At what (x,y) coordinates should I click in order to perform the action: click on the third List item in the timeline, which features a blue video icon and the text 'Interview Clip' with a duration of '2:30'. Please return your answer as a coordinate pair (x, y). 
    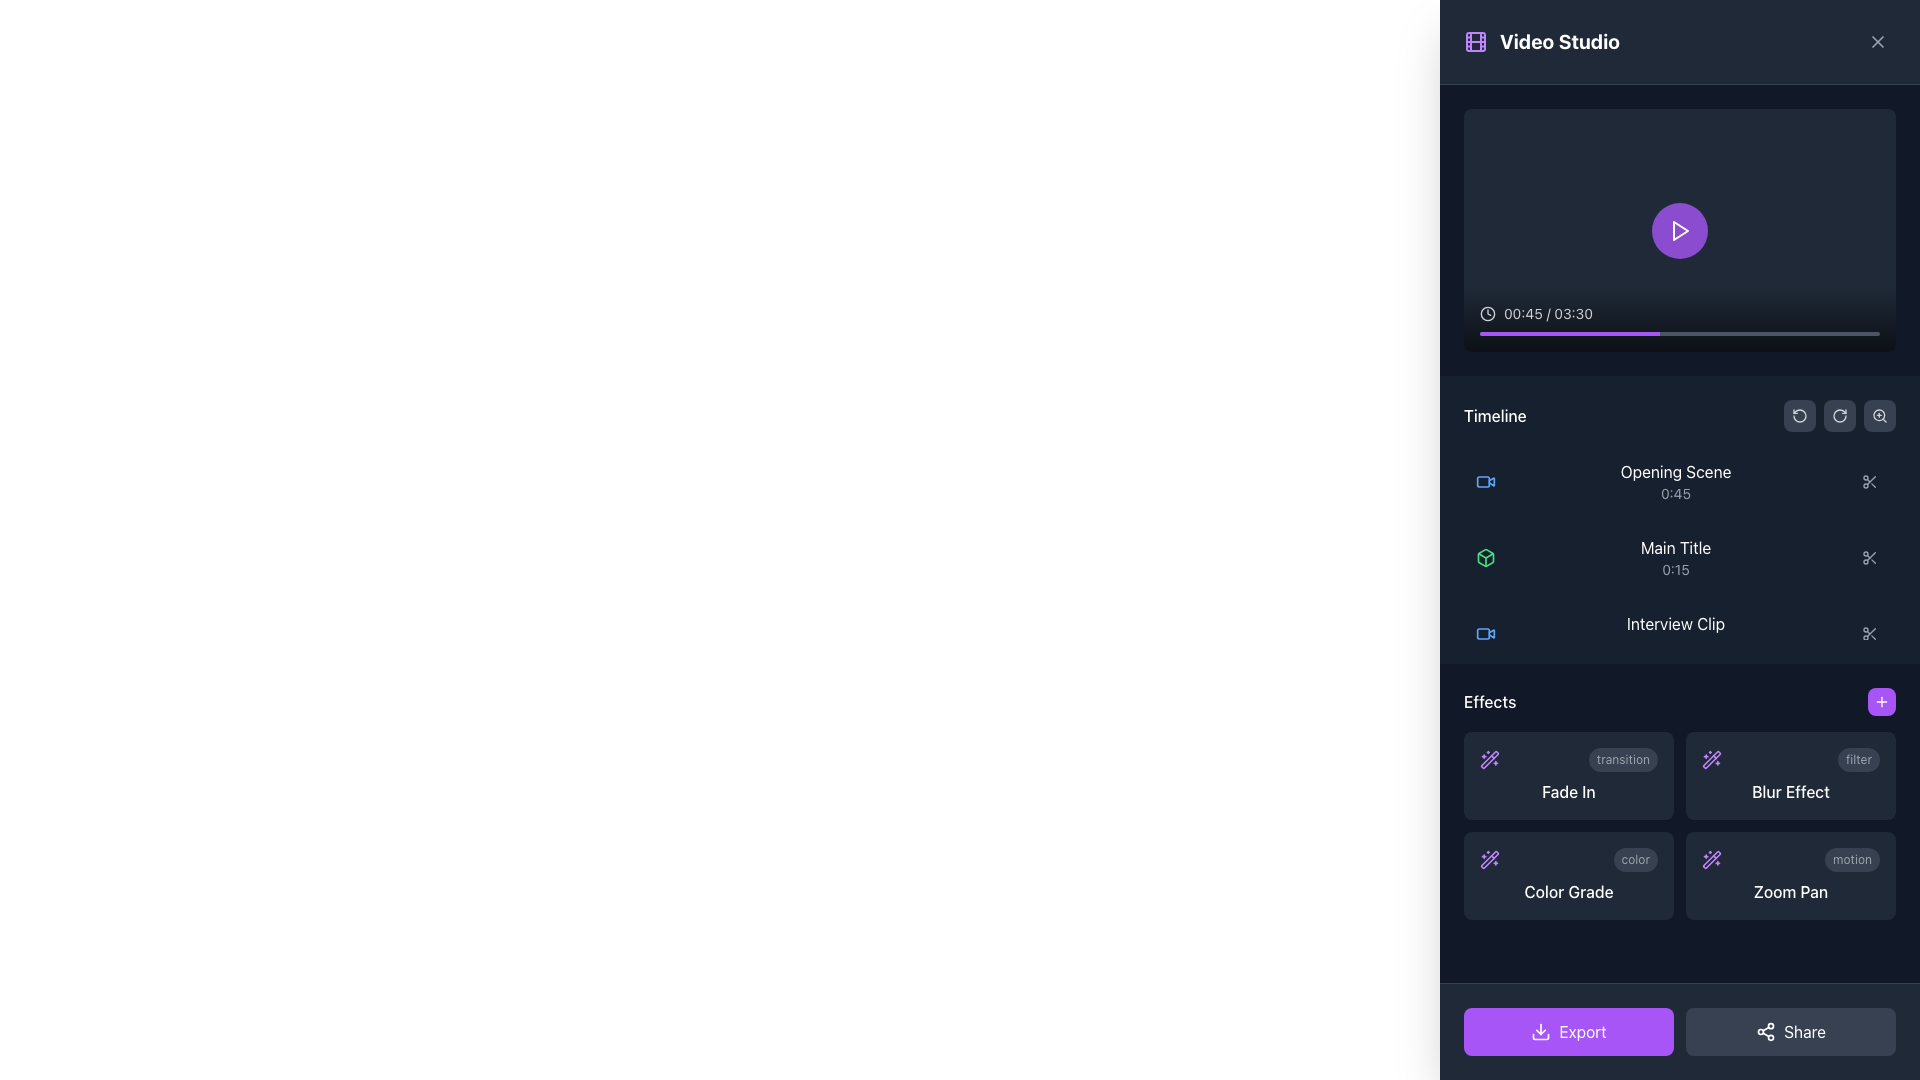
    Looking at the image, I should click on (1680, 633).